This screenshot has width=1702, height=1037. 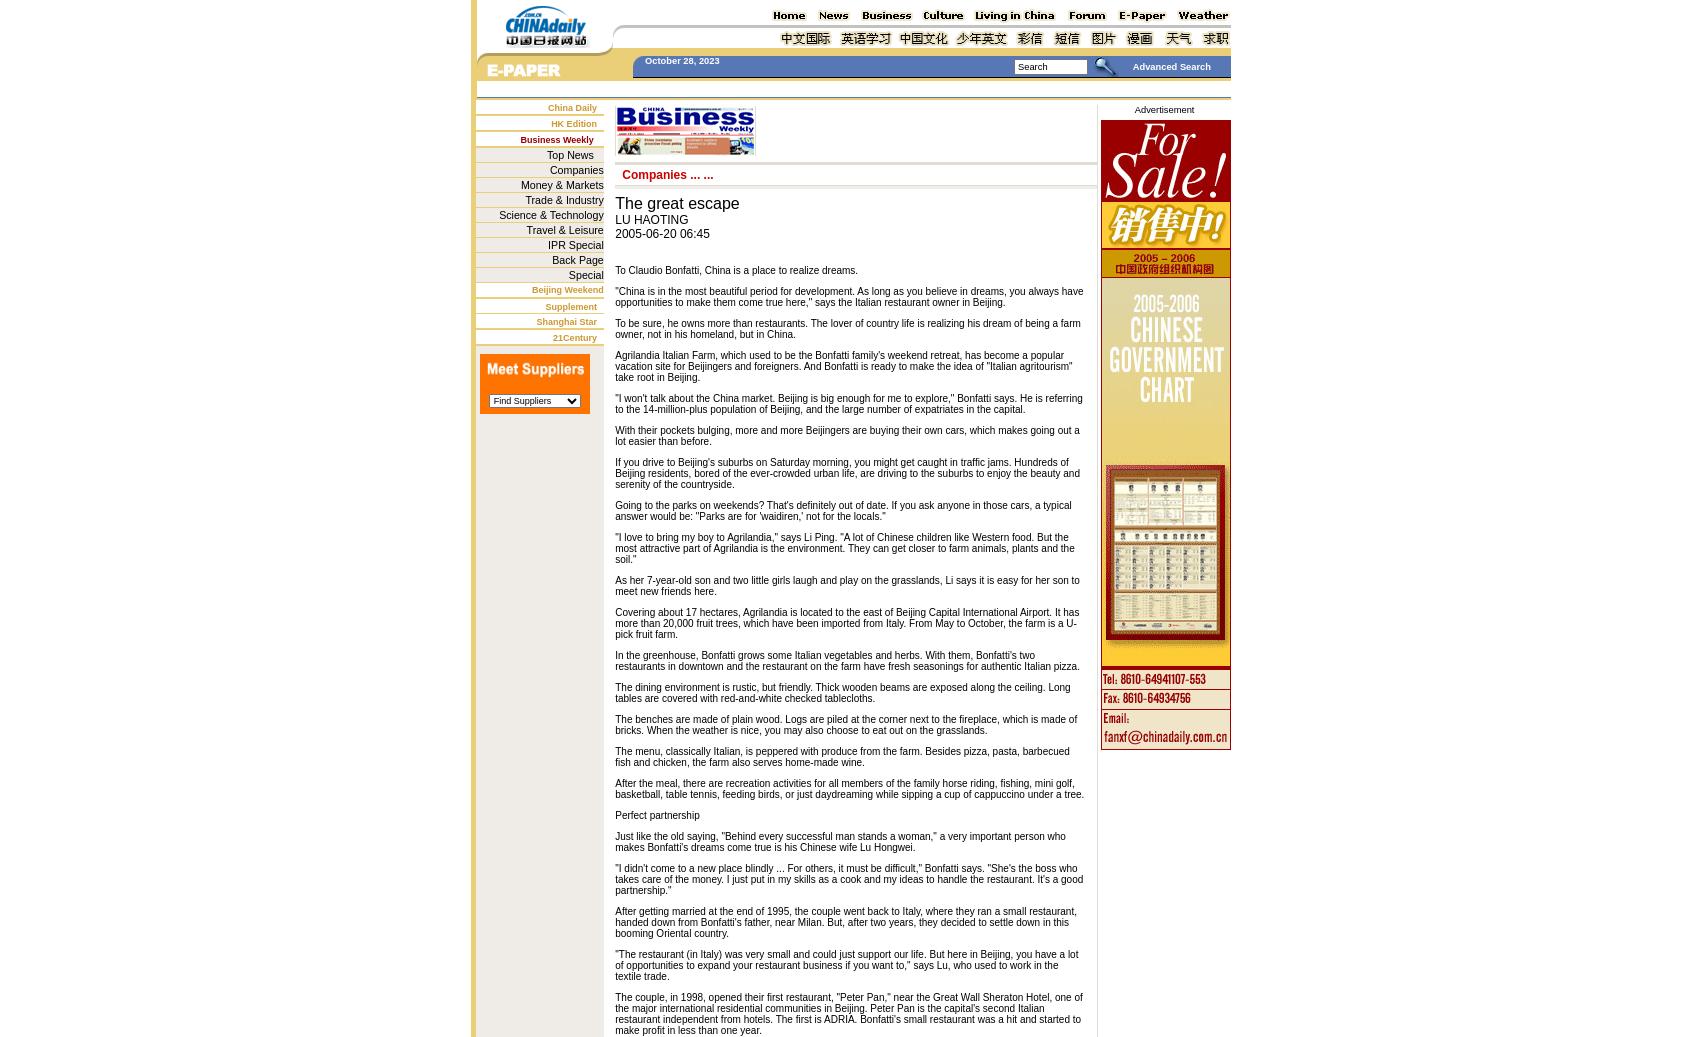 What do you see at coordinates (571, 305) in the screenshot?
I see `'Supplement'` at bounding box center [571, 305].